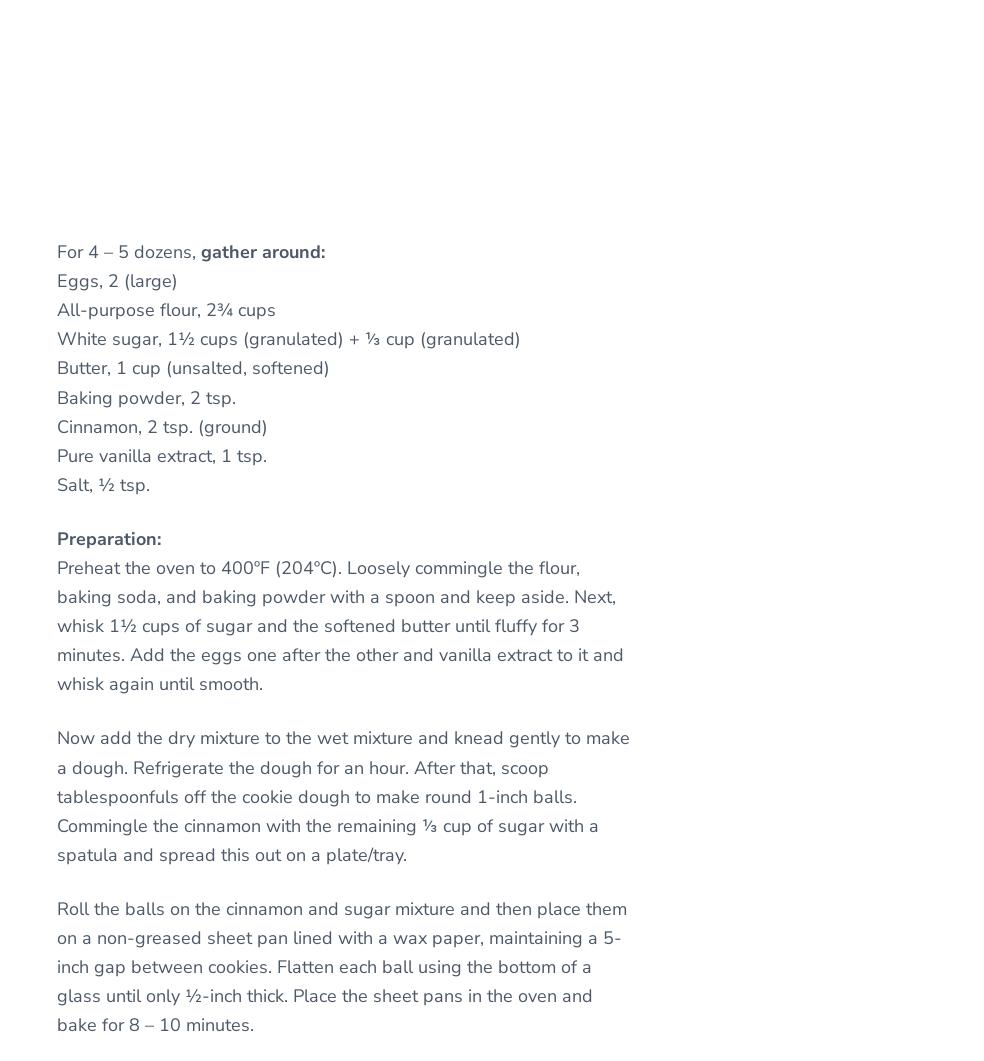  What do you see at coordinates (201, 250) in the screenshot?
I see `'gather around:'` at bounding box center [201, 250].